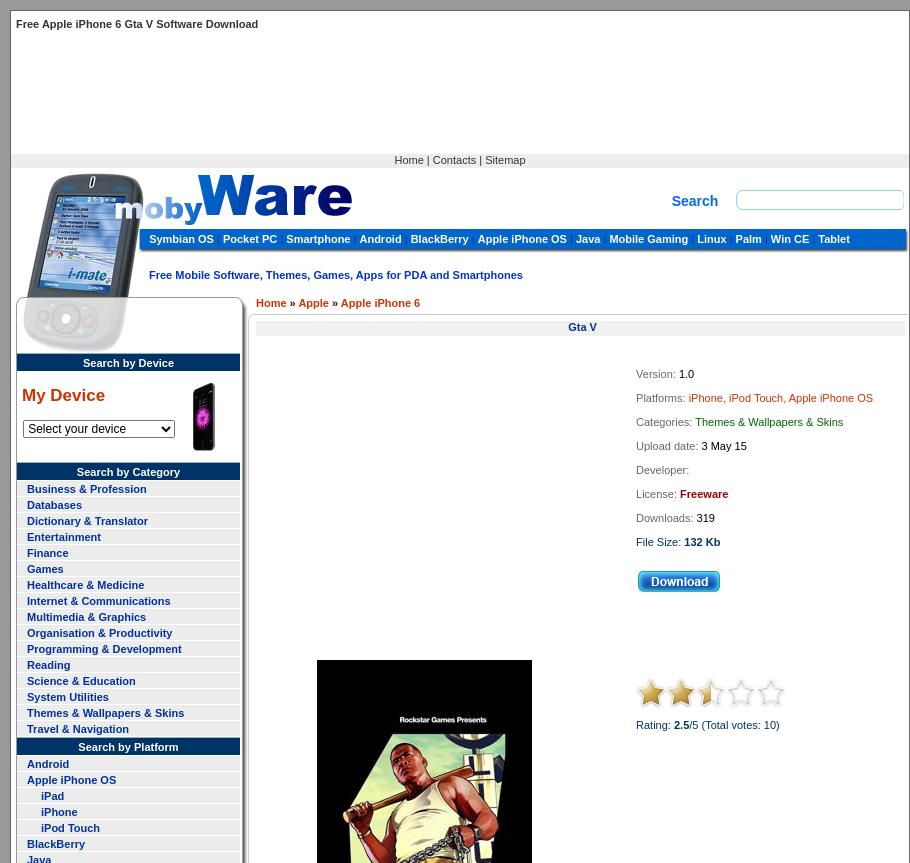 The width and height of the screenshot is (910, 863). I want to click on 'Mobile Gaming', so click(648, 238).